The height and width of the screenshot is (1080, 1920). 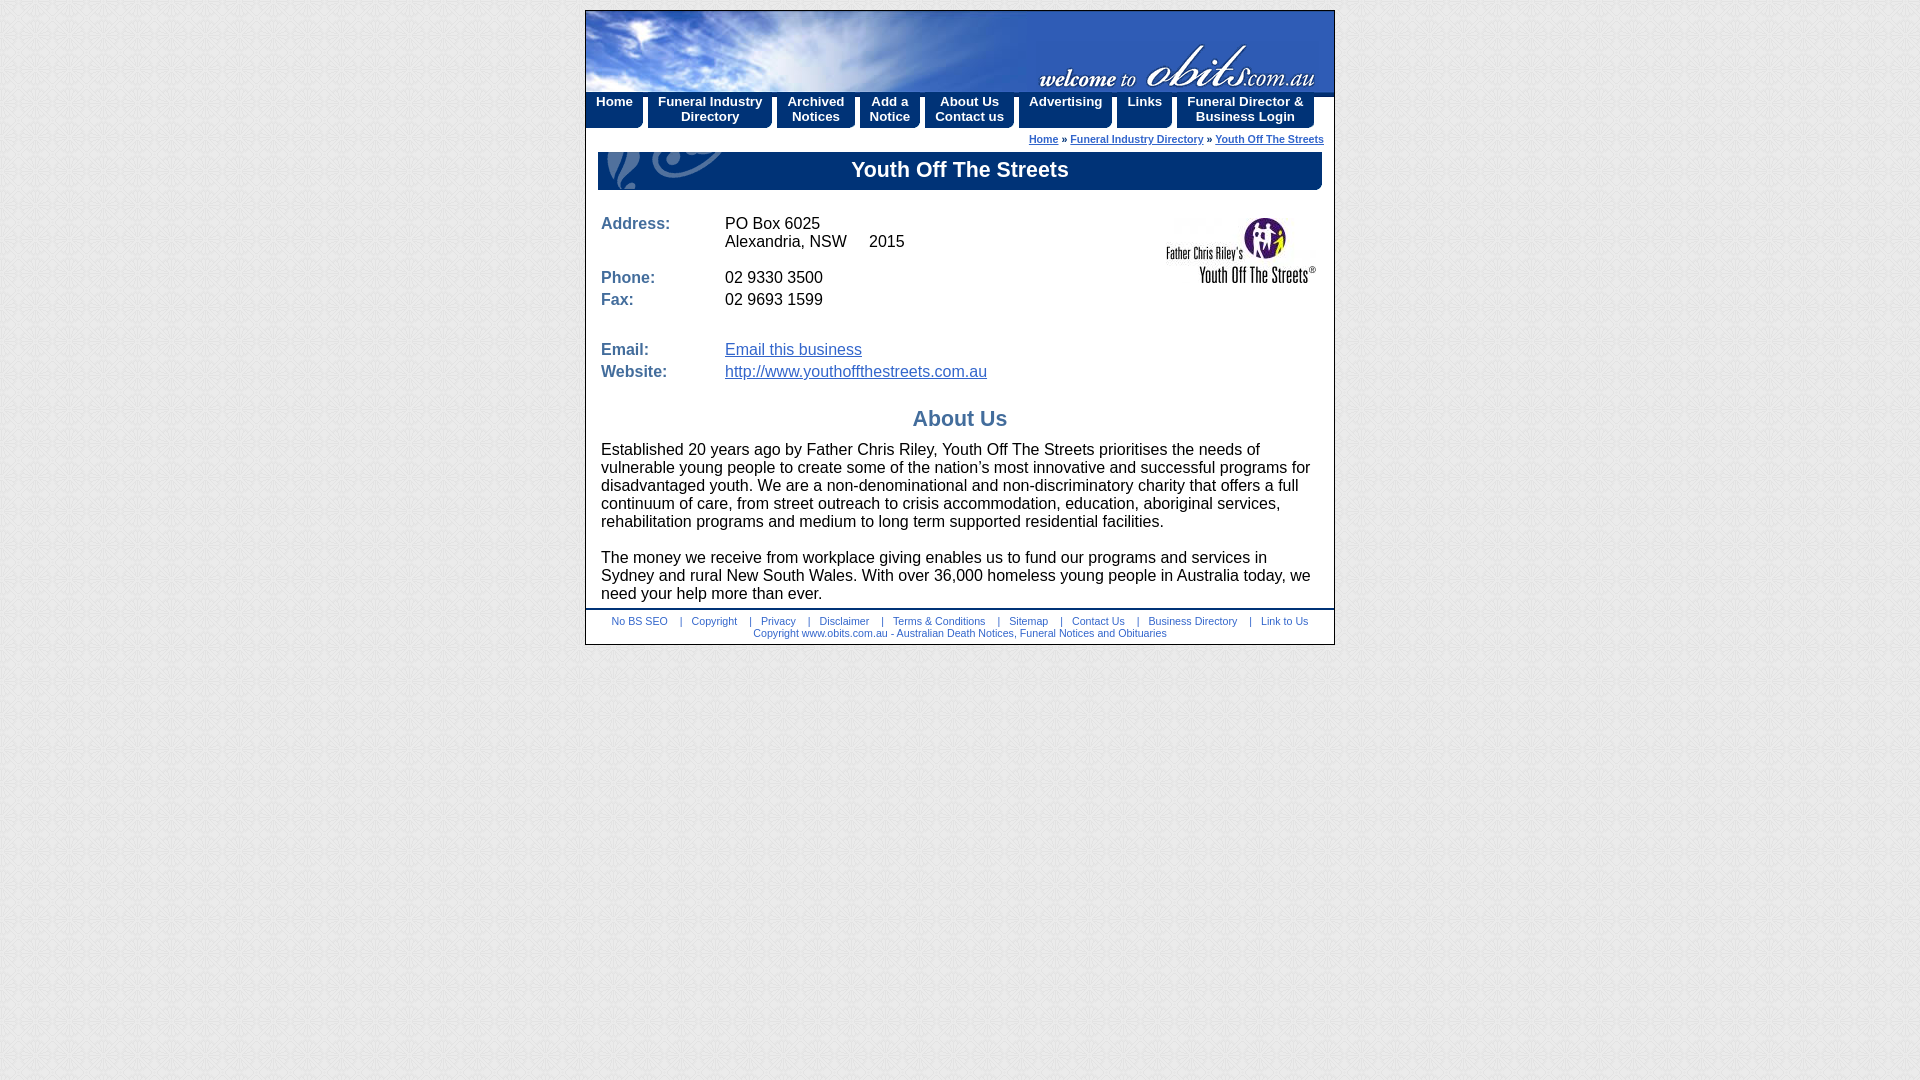 What do you see at coordinates (638, 620) in the screenshot?
I see `'No BS SEO'` at bounding box center [638, 620].